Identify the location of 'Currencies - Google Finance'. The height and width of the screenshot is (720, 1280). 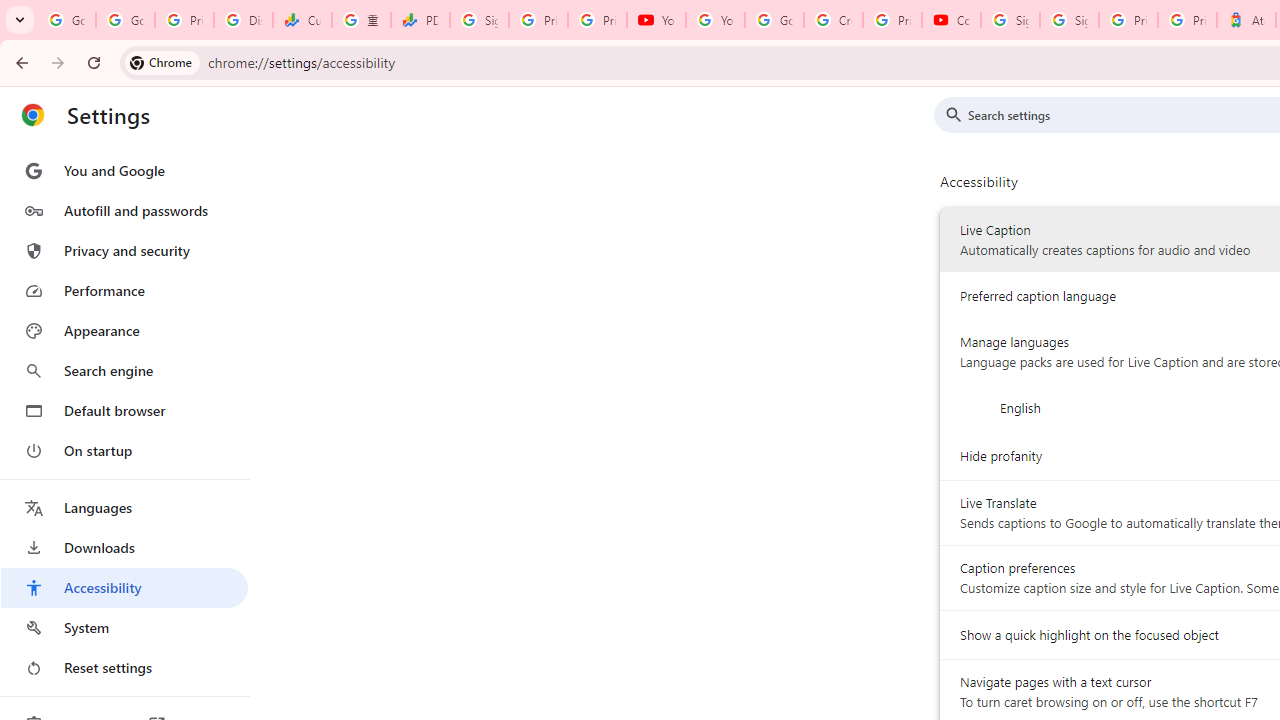
(301, 20).